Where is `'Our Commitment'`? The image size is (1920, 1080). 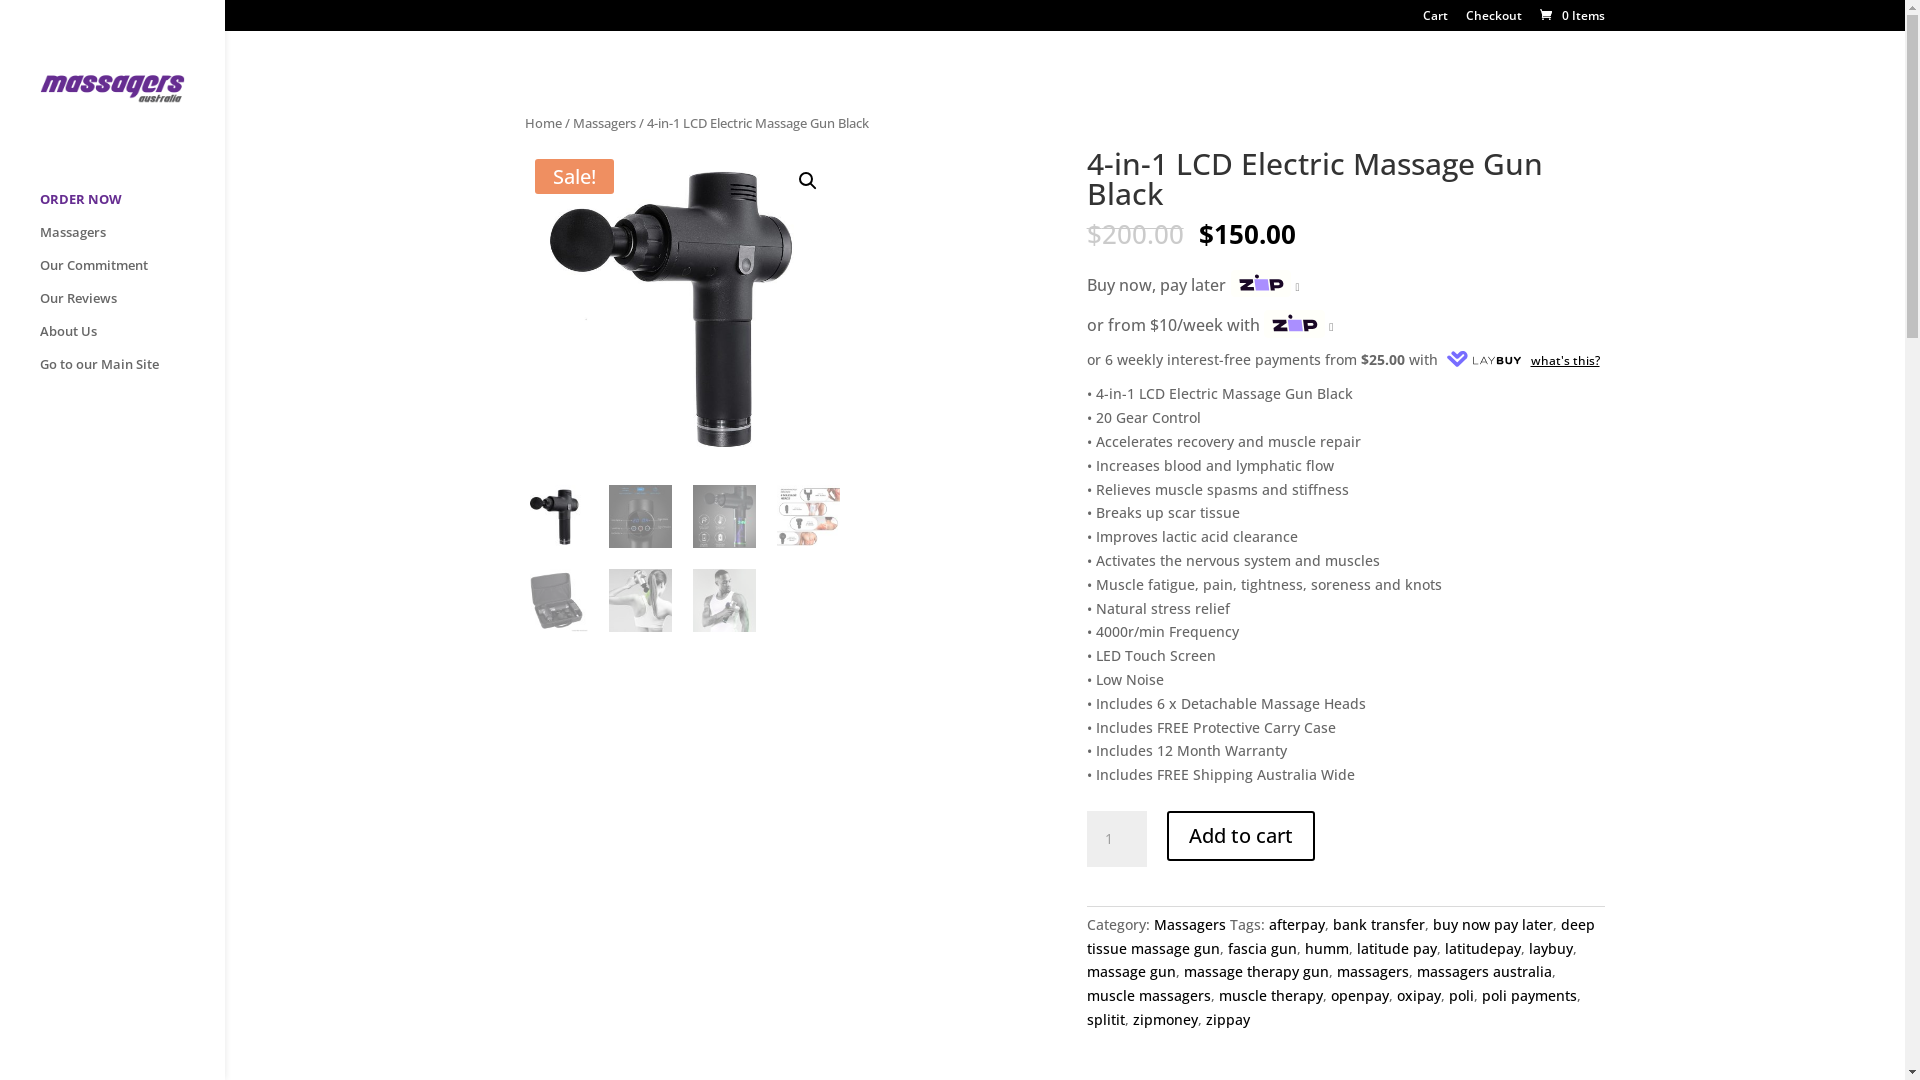
'Our Commitment' is located at coordinates (131, 274).